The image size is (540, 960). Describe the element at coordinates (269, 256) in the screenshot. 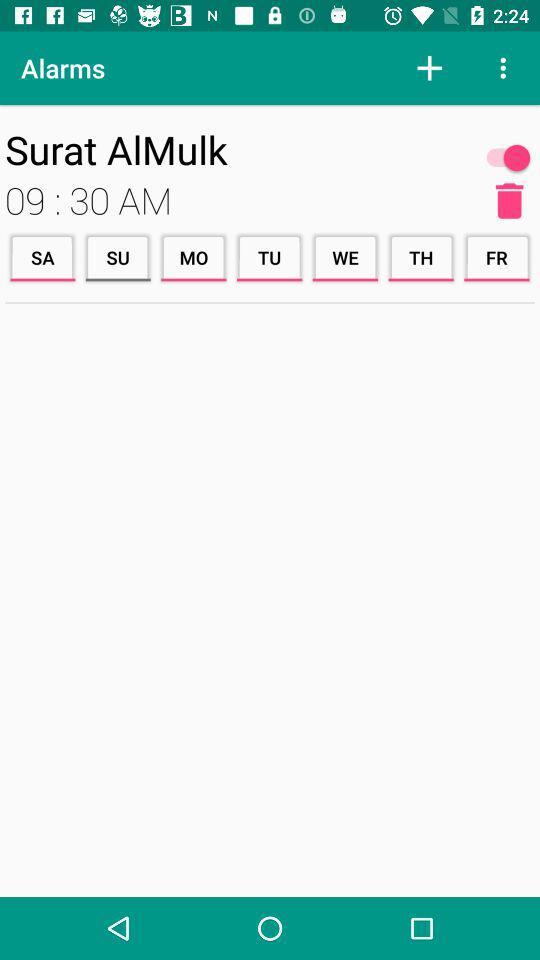

I see `the icon to the right of mo` at that location.